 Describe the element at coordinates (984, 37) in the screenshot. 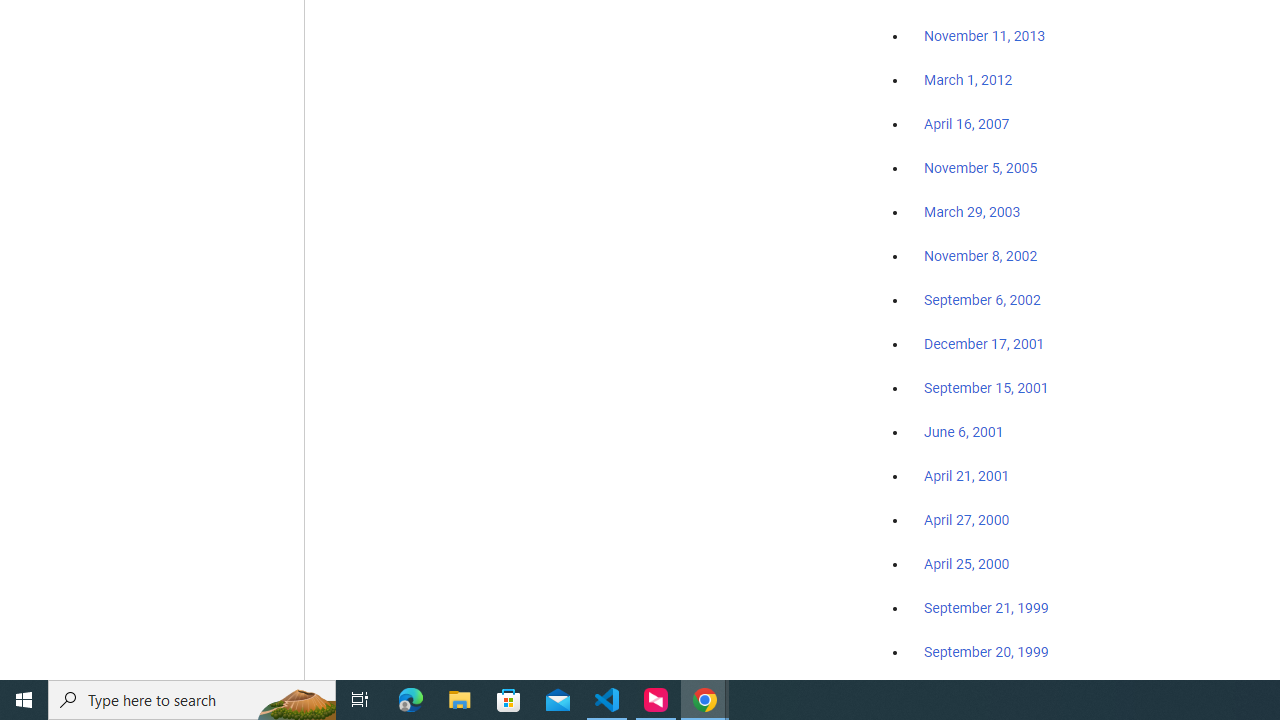

I see `'November 11, 2013'` at that location.